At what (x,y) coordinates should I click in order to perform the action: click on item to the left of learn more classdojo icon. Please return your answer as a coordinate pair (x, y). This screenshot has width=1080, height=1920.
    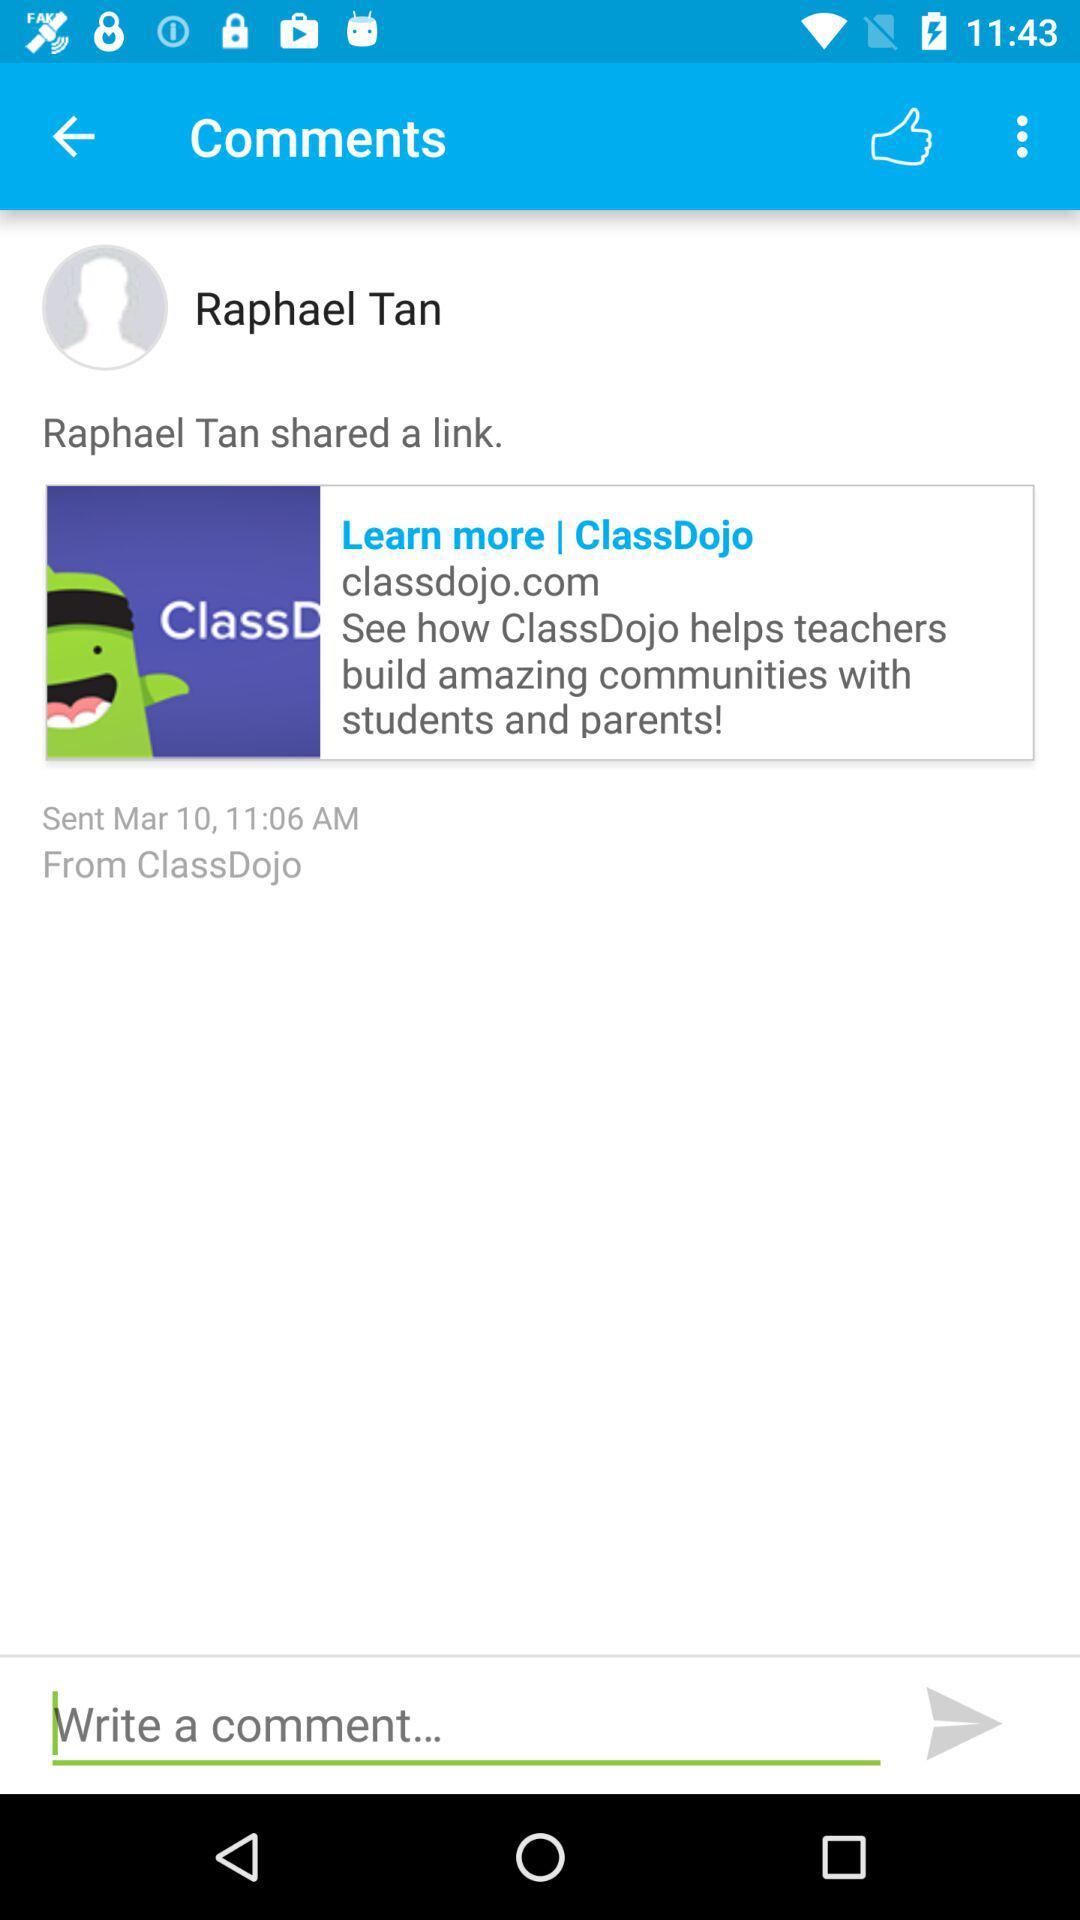
    Looking at the image, I should click on (183, 621).